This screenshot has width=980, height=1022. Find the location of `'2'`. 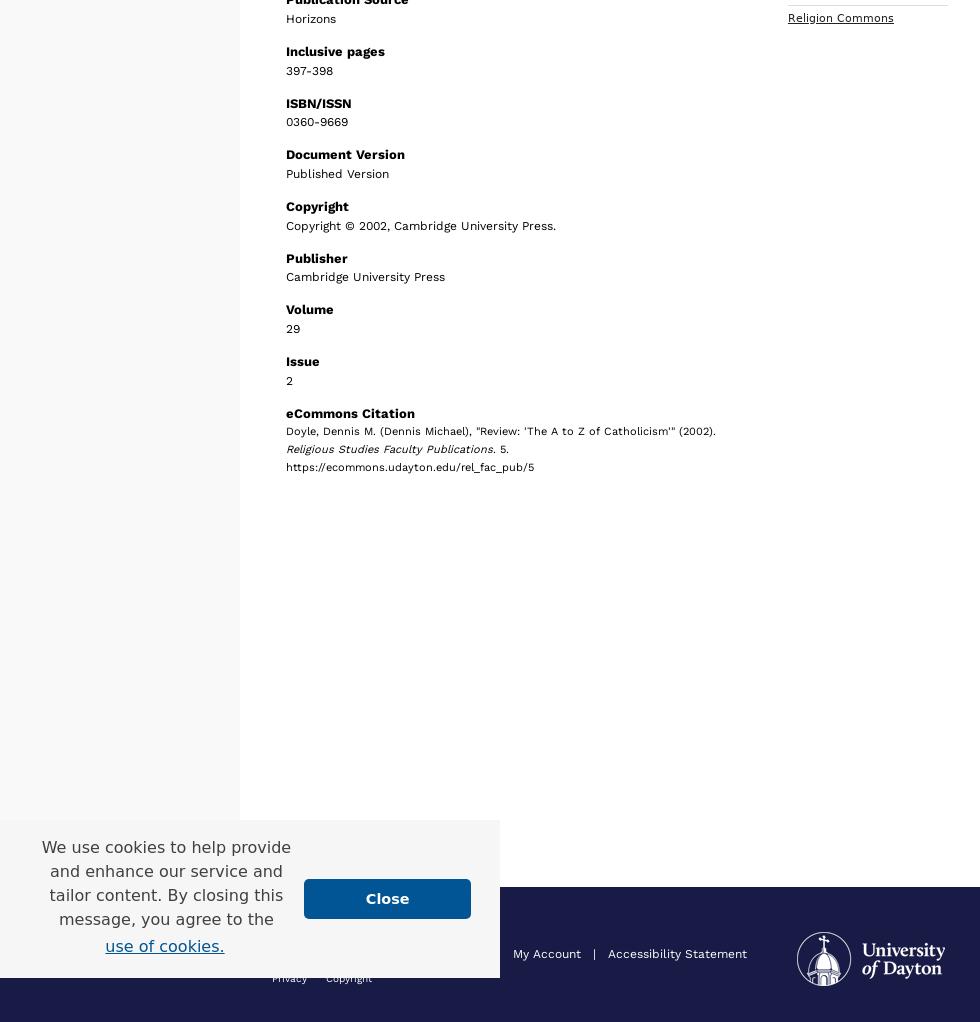

'2' is located at coordinates (289, 378).